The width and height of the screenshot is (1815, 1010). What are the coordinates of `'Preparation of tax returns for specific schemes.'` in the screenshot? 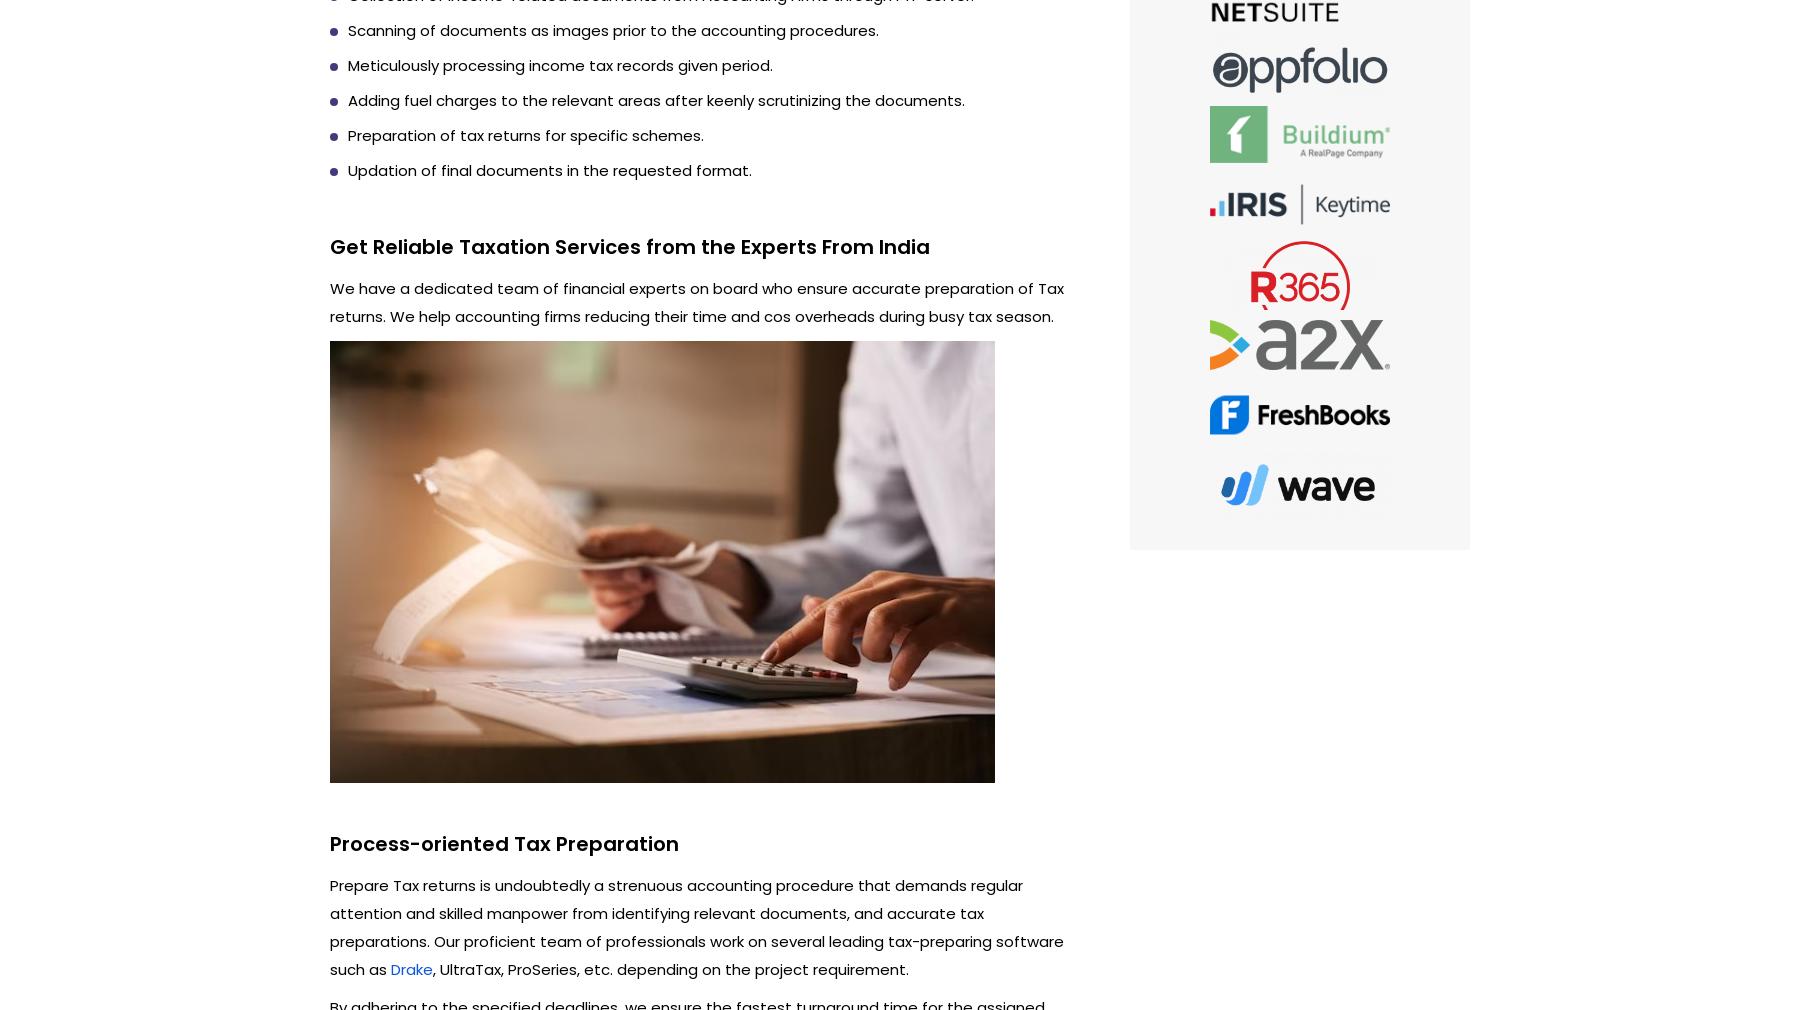 It's located at (525, 133).